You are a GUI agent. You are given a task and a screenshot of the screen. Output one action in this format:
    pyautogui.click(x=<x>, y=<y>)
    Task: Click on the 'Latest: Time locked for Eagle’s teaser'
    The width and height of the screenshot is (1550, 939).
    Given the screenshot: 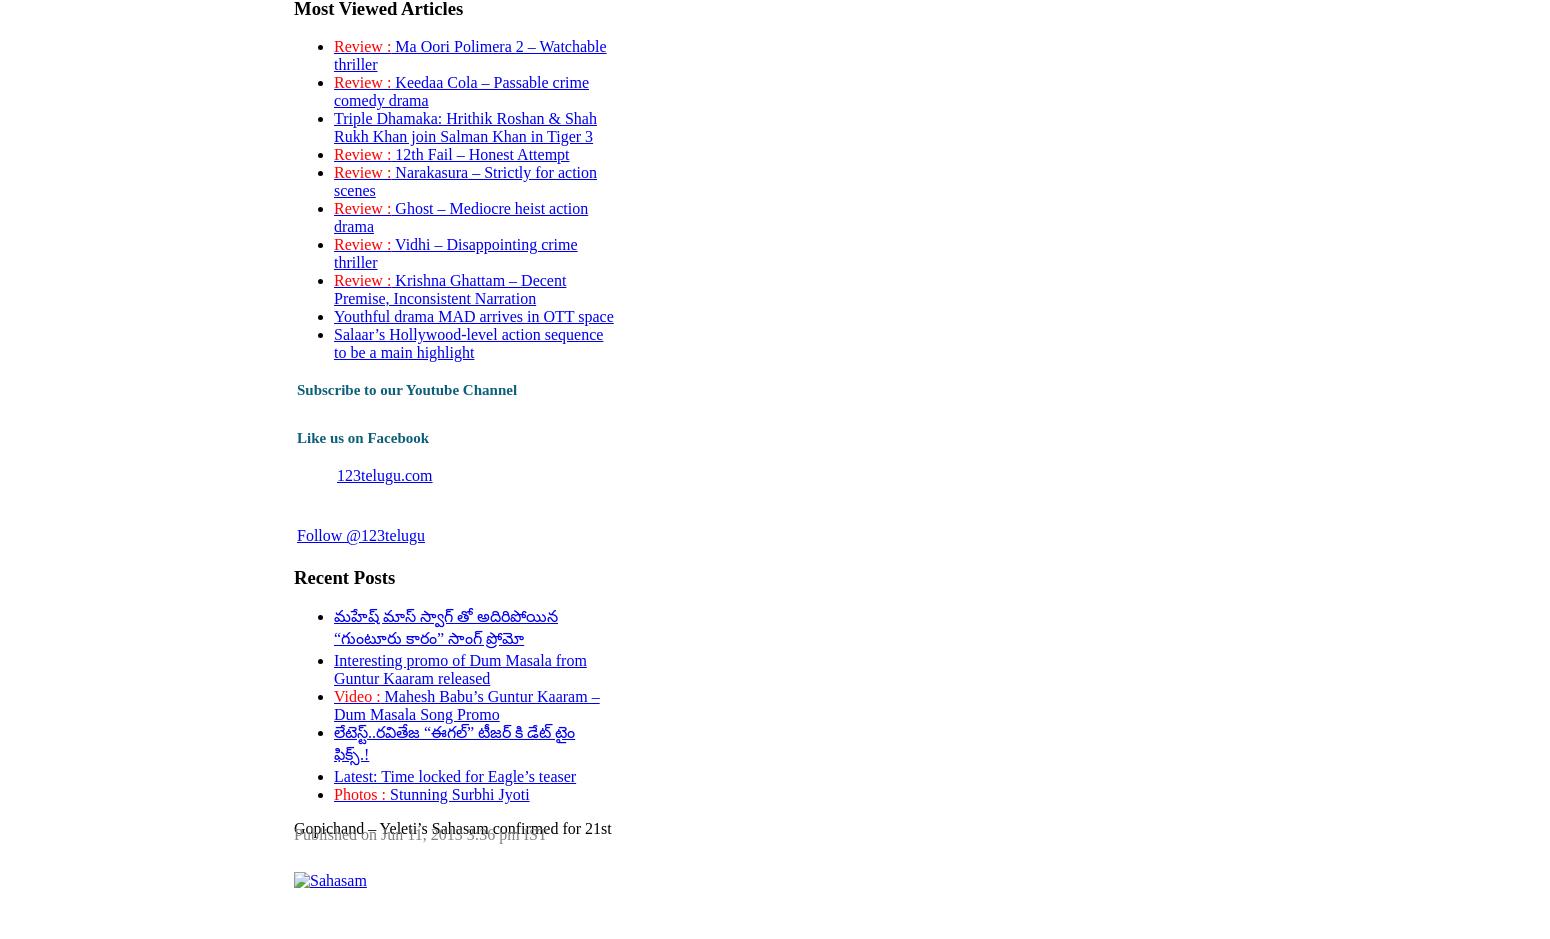 What is the action you would take?
    pyautogui.click(x=454, y=774)
    